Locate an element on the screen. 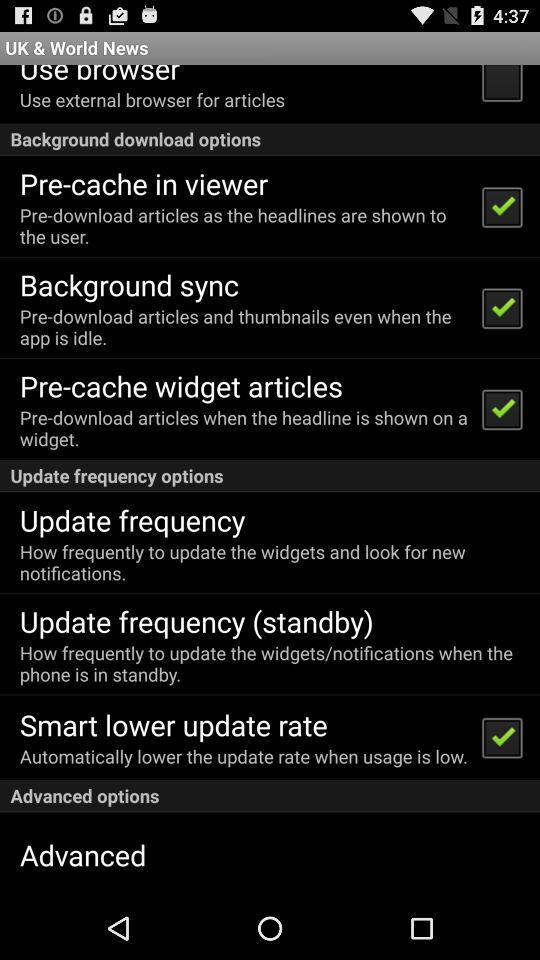  app below the automatically lower the item is located at coordinates (270, 796).